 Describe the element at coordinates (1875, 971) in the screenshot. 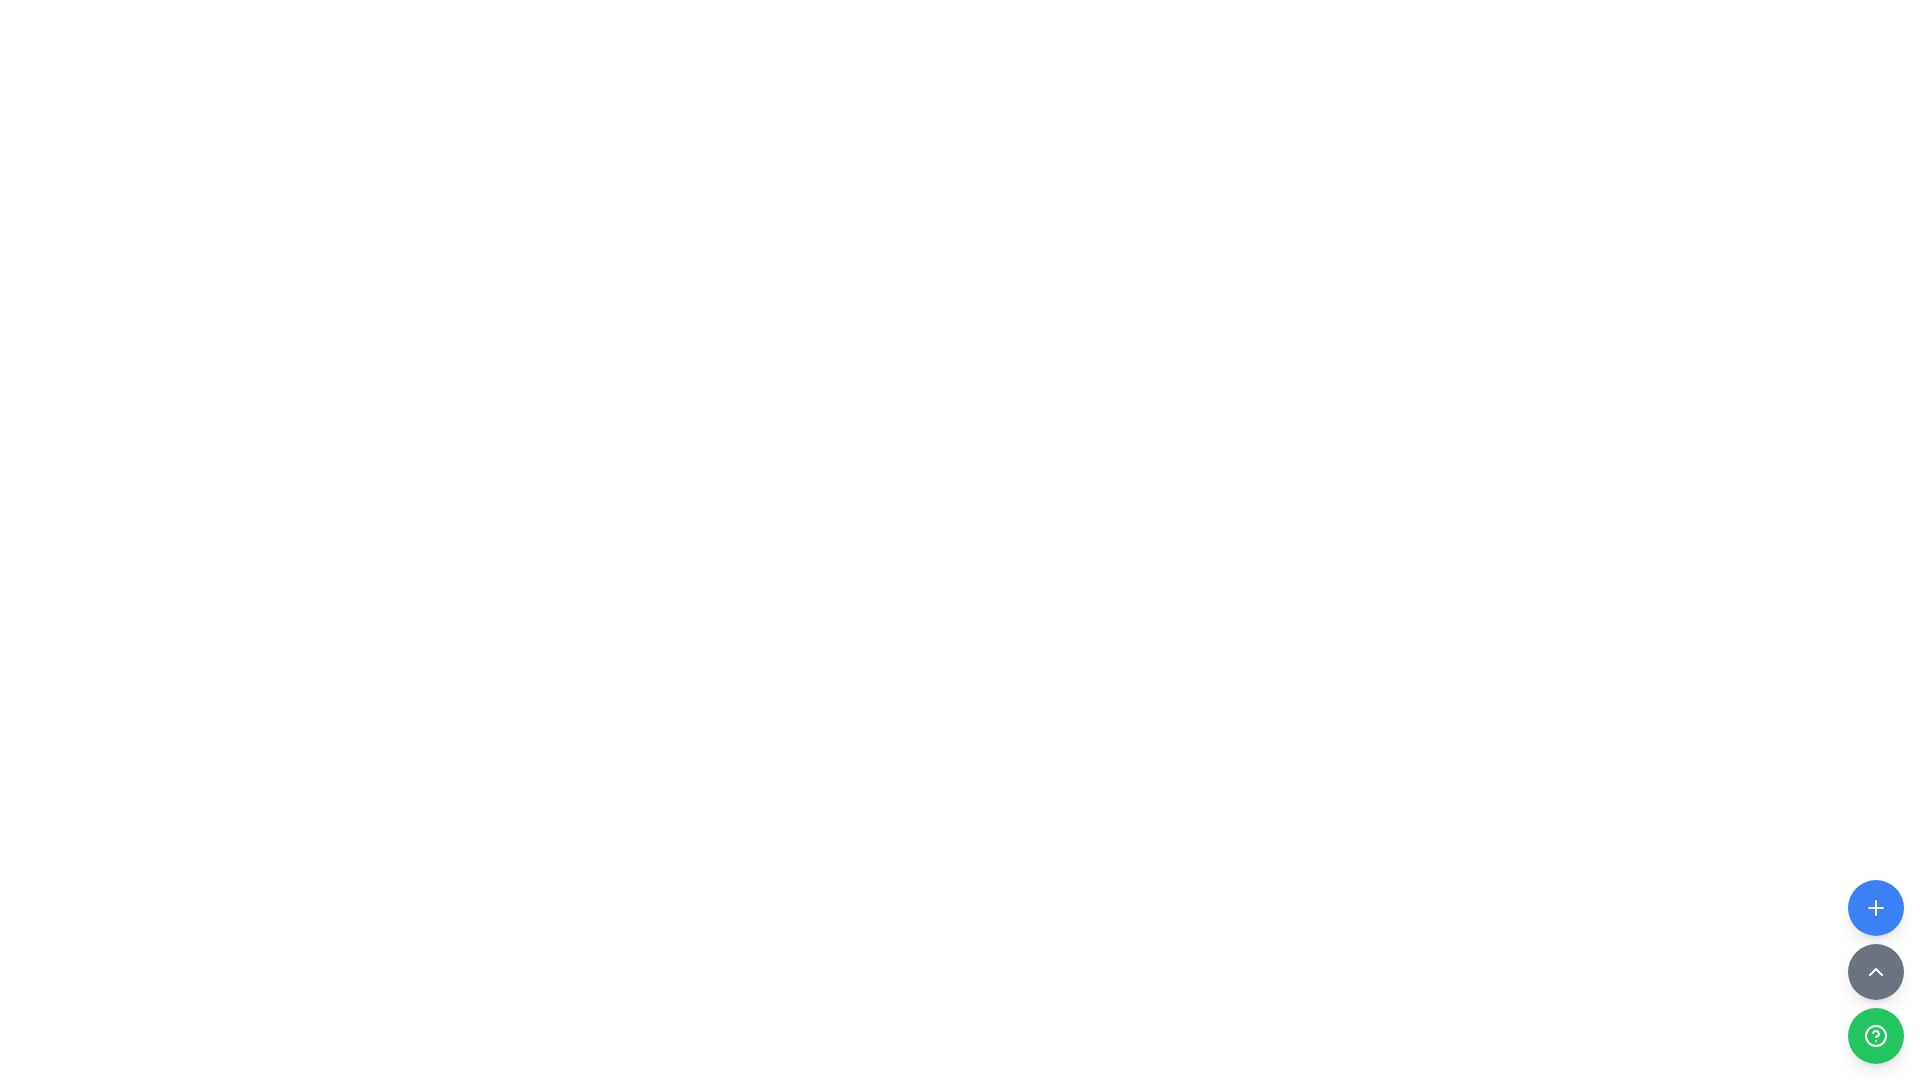

I see `the upward chevron icon, which is a hollow design with a thin white stroke against a gray circular background, located at the center of the middle button in the bottom-right vertical menu` at that location.